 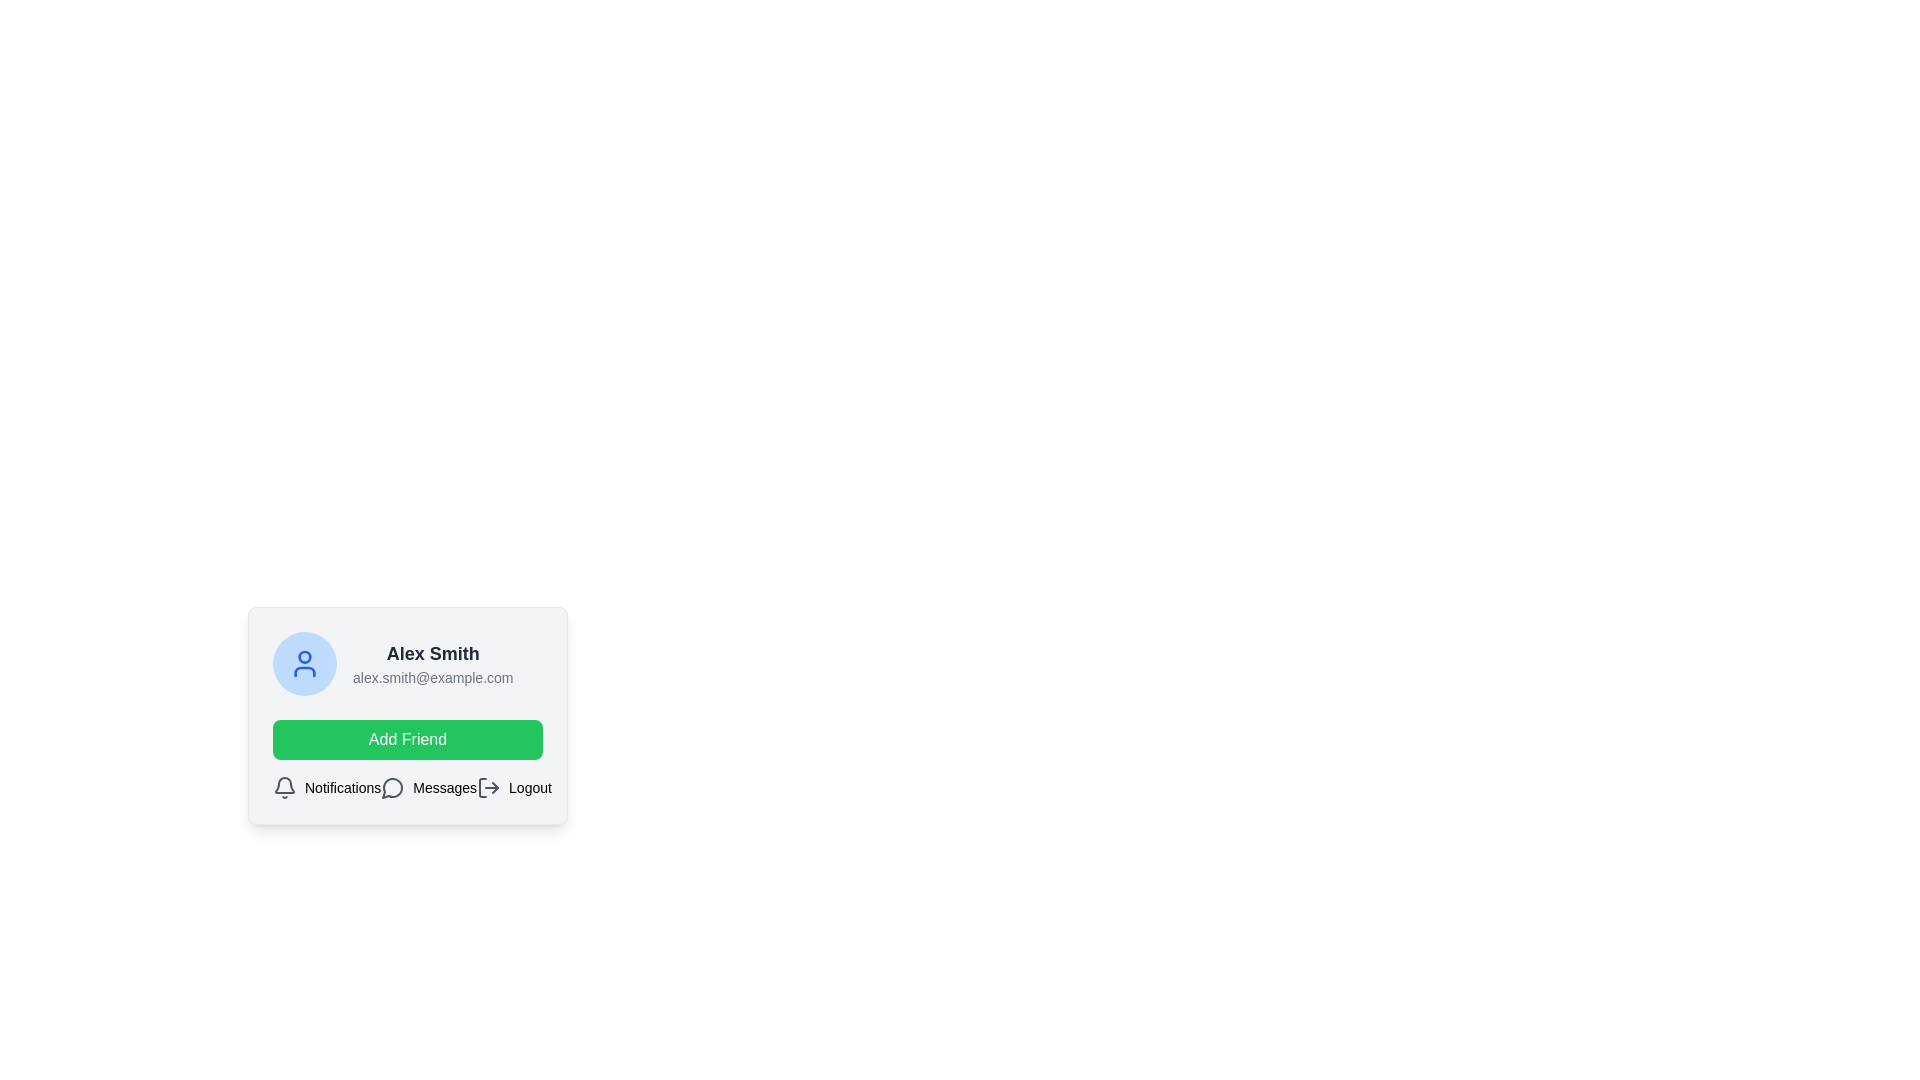 What do you see at coordinates (304, 656) in the screenshot?
I see `the small solid color circle positioned at the upper center of the light blue user profile icon` at bounding box center [304, 656].